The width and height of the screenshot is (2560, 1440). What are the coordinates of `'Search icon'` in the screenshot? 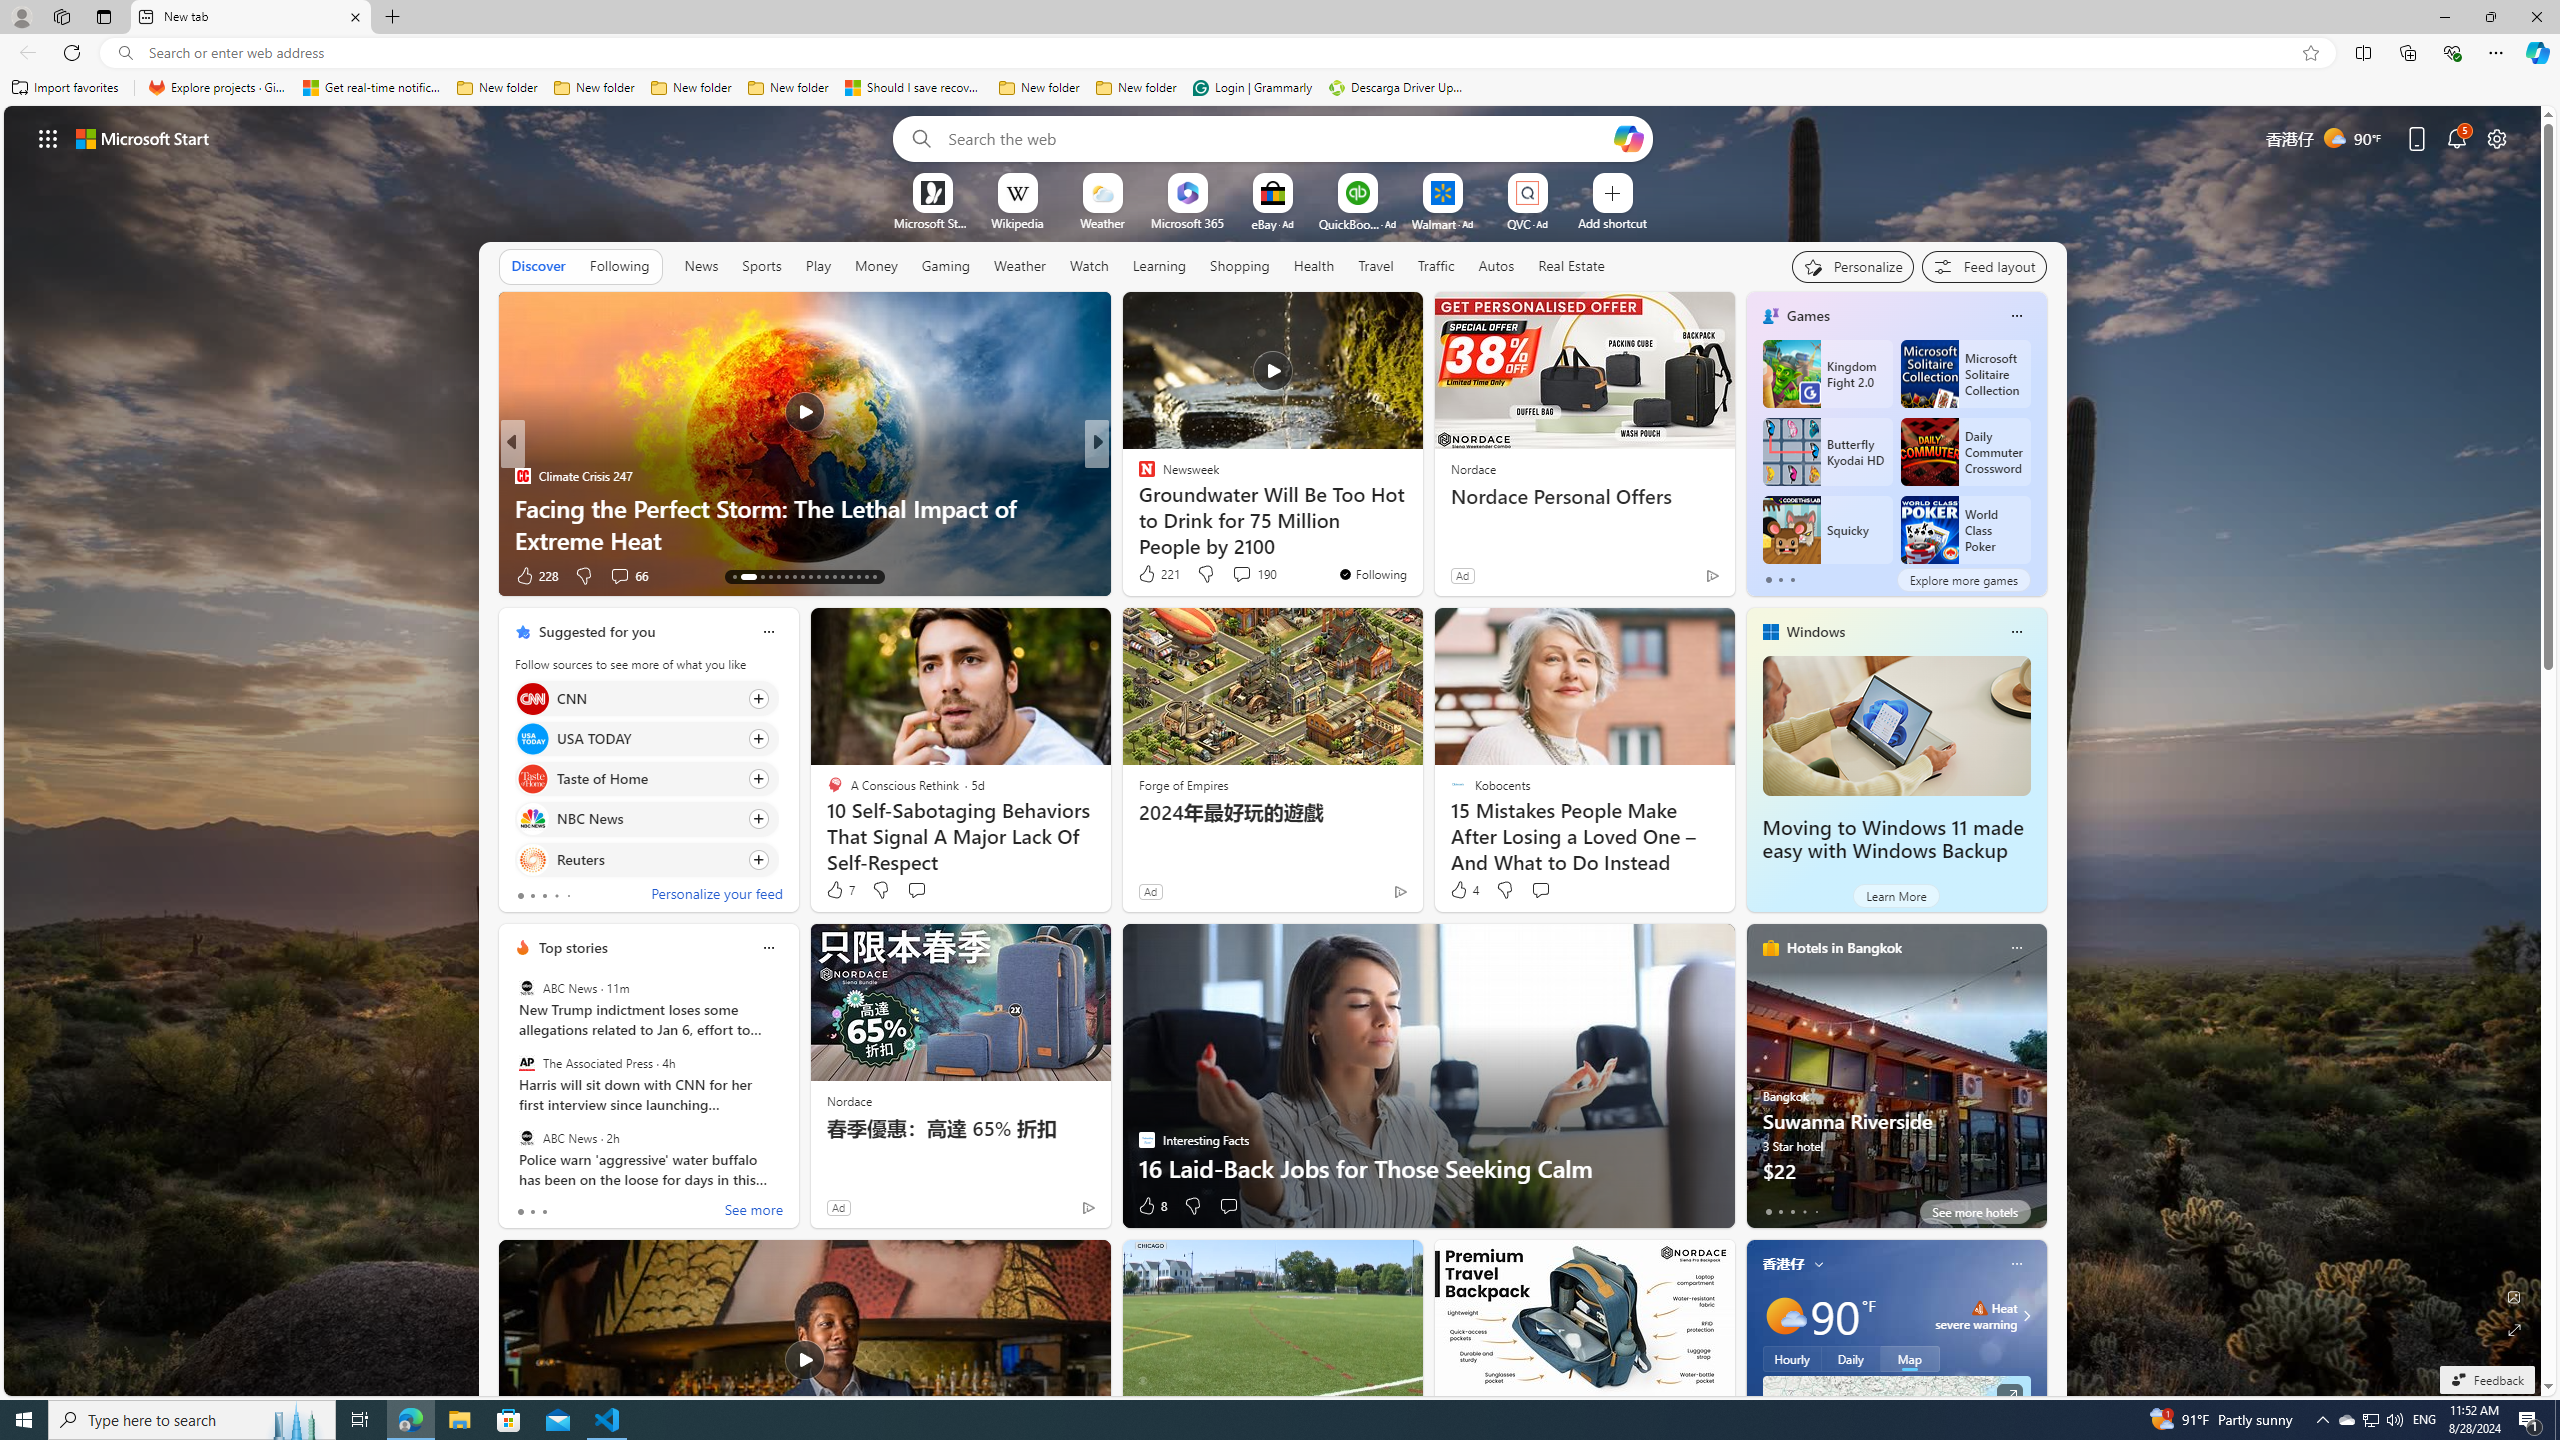 It's located at (125, 53).